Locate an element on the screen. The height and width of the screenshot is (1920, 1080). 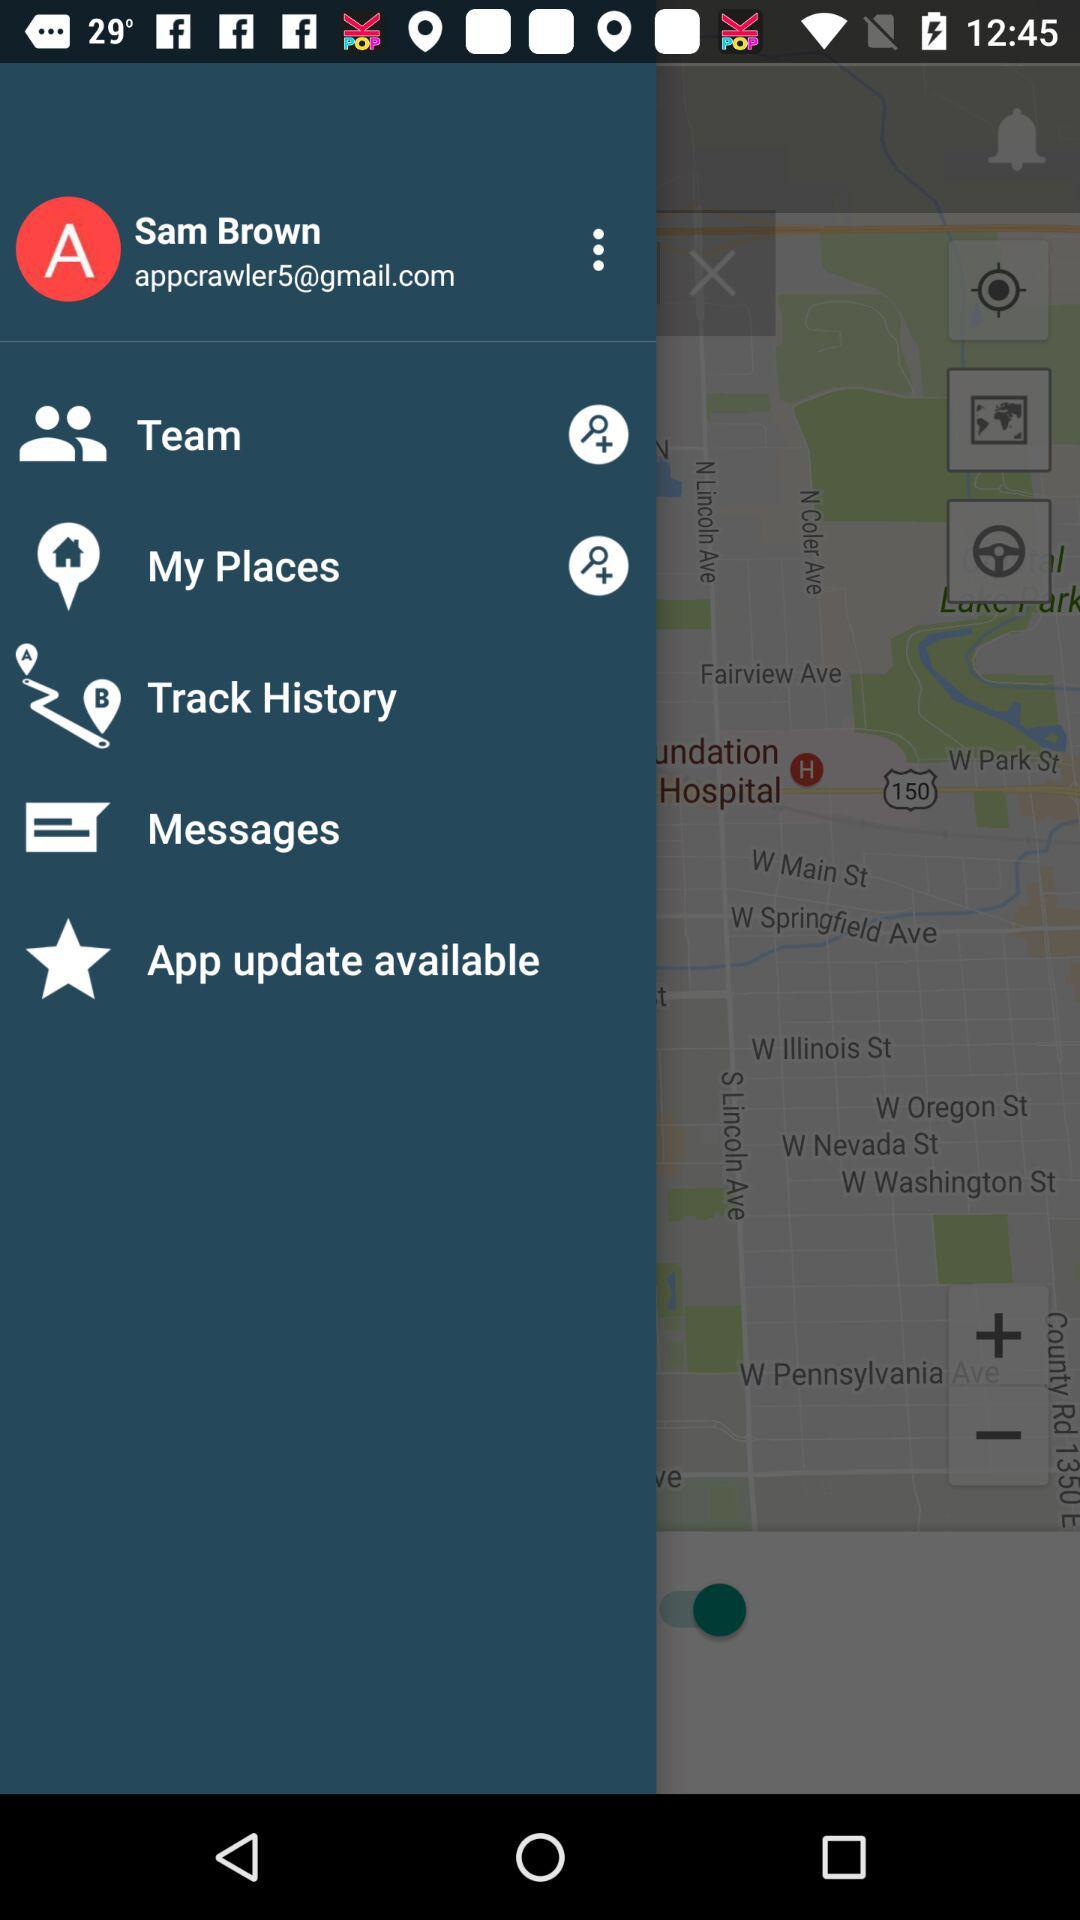
the location_crosshair icon is located at coordinates (998, 290).